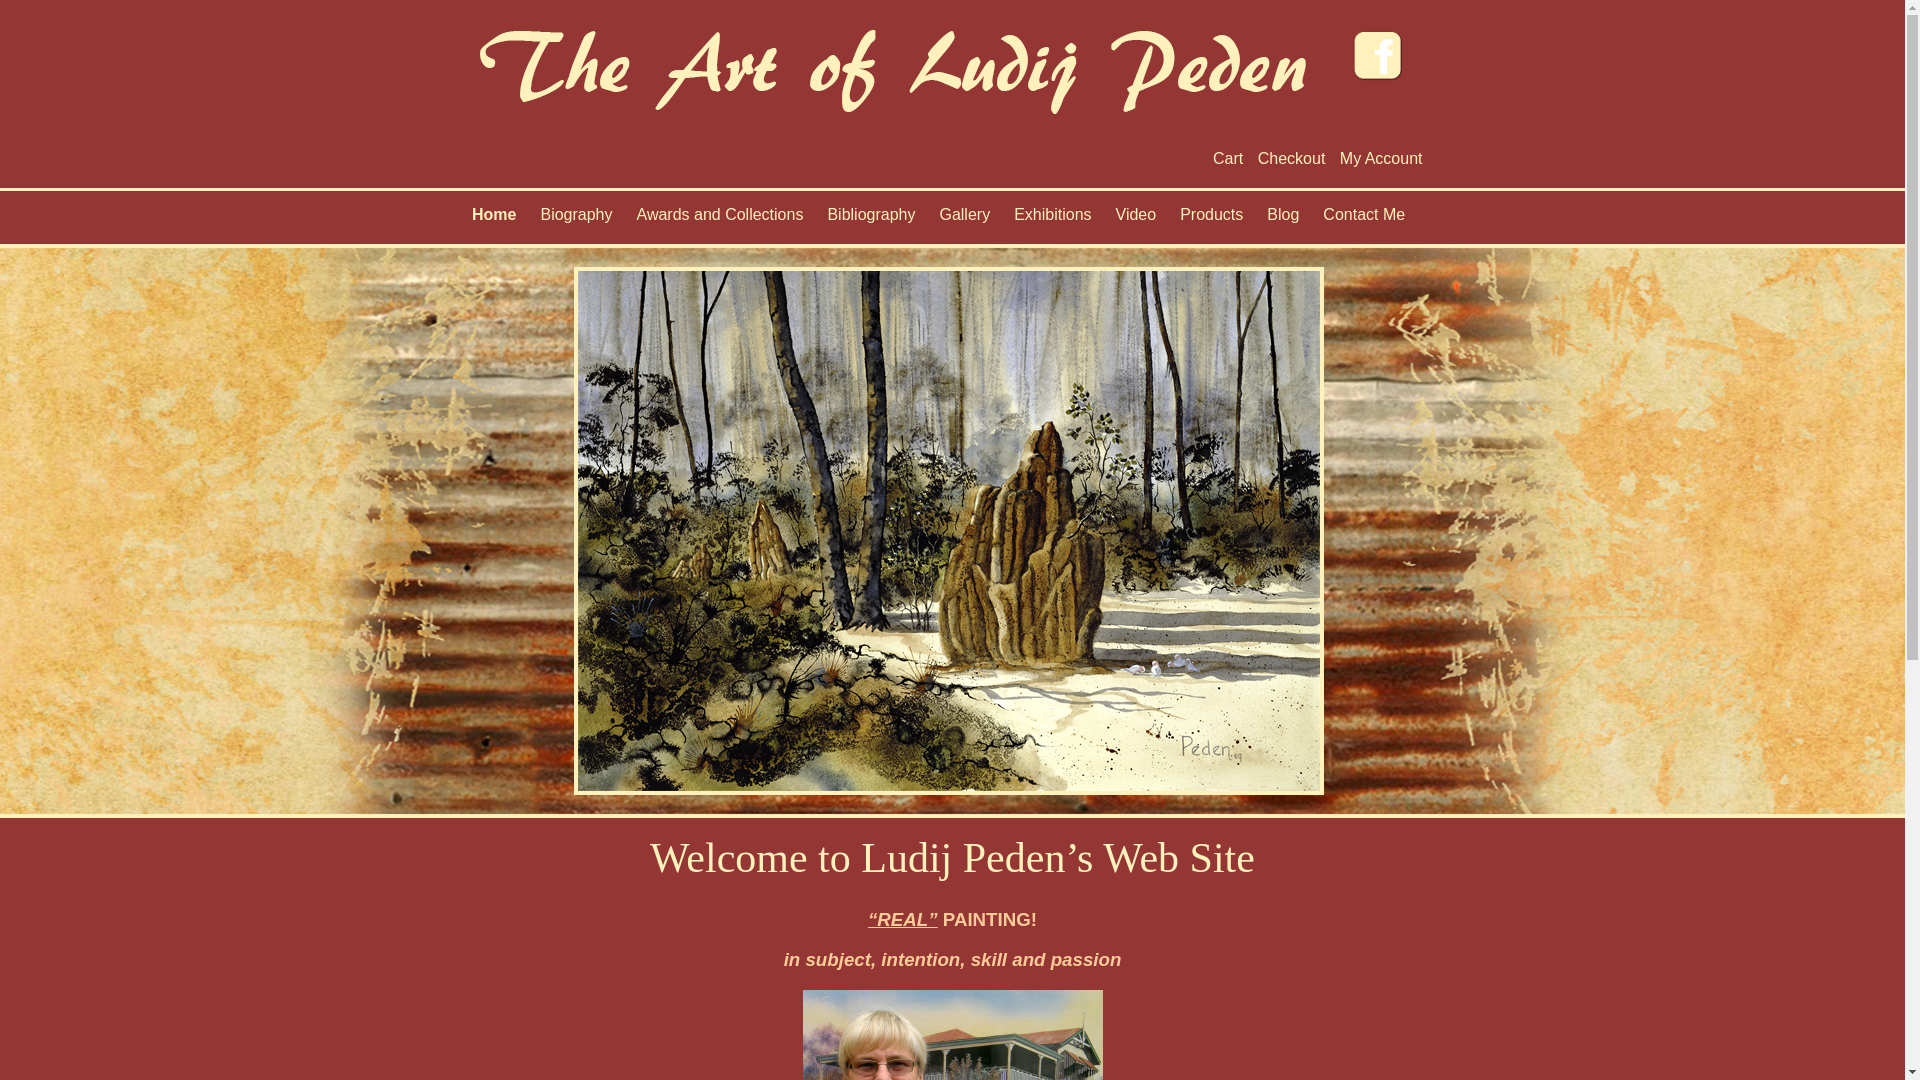  What do you see at coordinates (1362, 219) in the screenshot?
I see `'Contact Me'` at bounding box center [1362, 219].